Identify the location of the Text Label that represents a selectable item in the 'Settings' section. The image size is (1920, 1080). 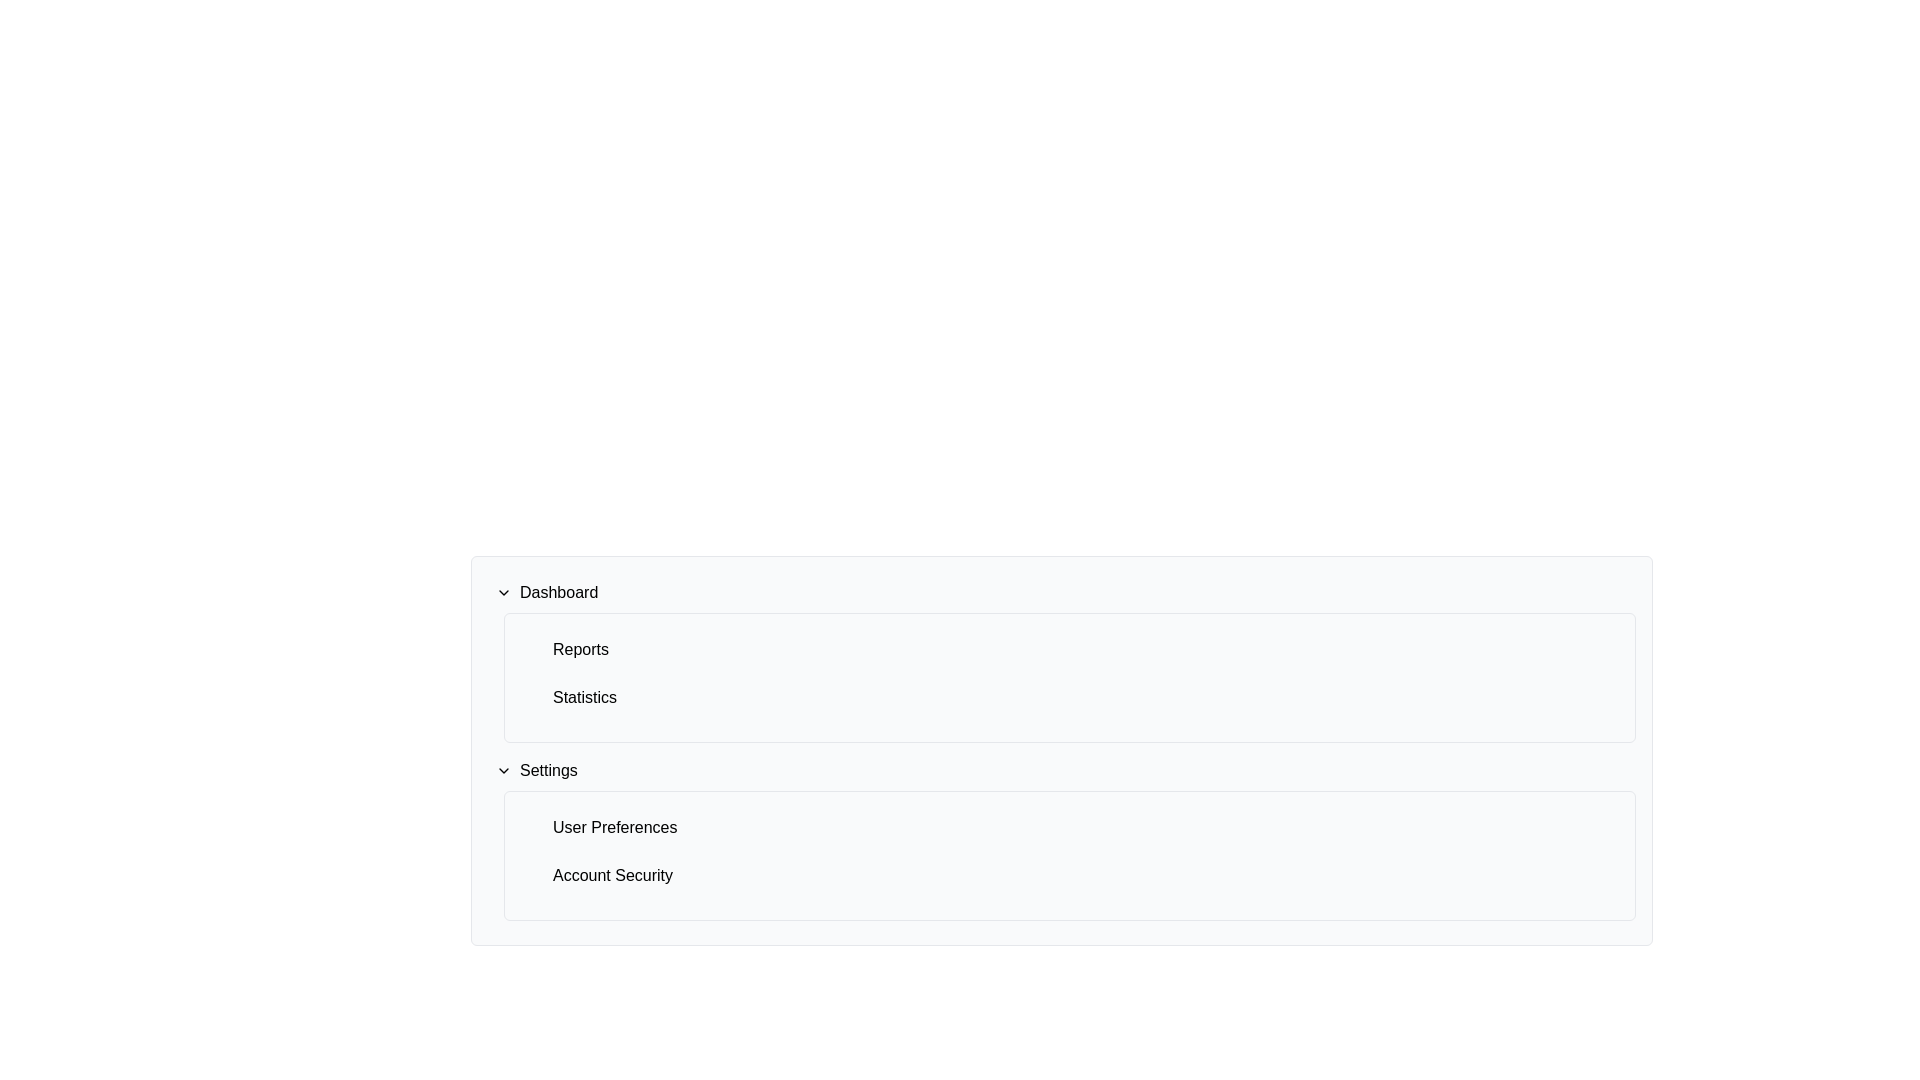
(614, 828).